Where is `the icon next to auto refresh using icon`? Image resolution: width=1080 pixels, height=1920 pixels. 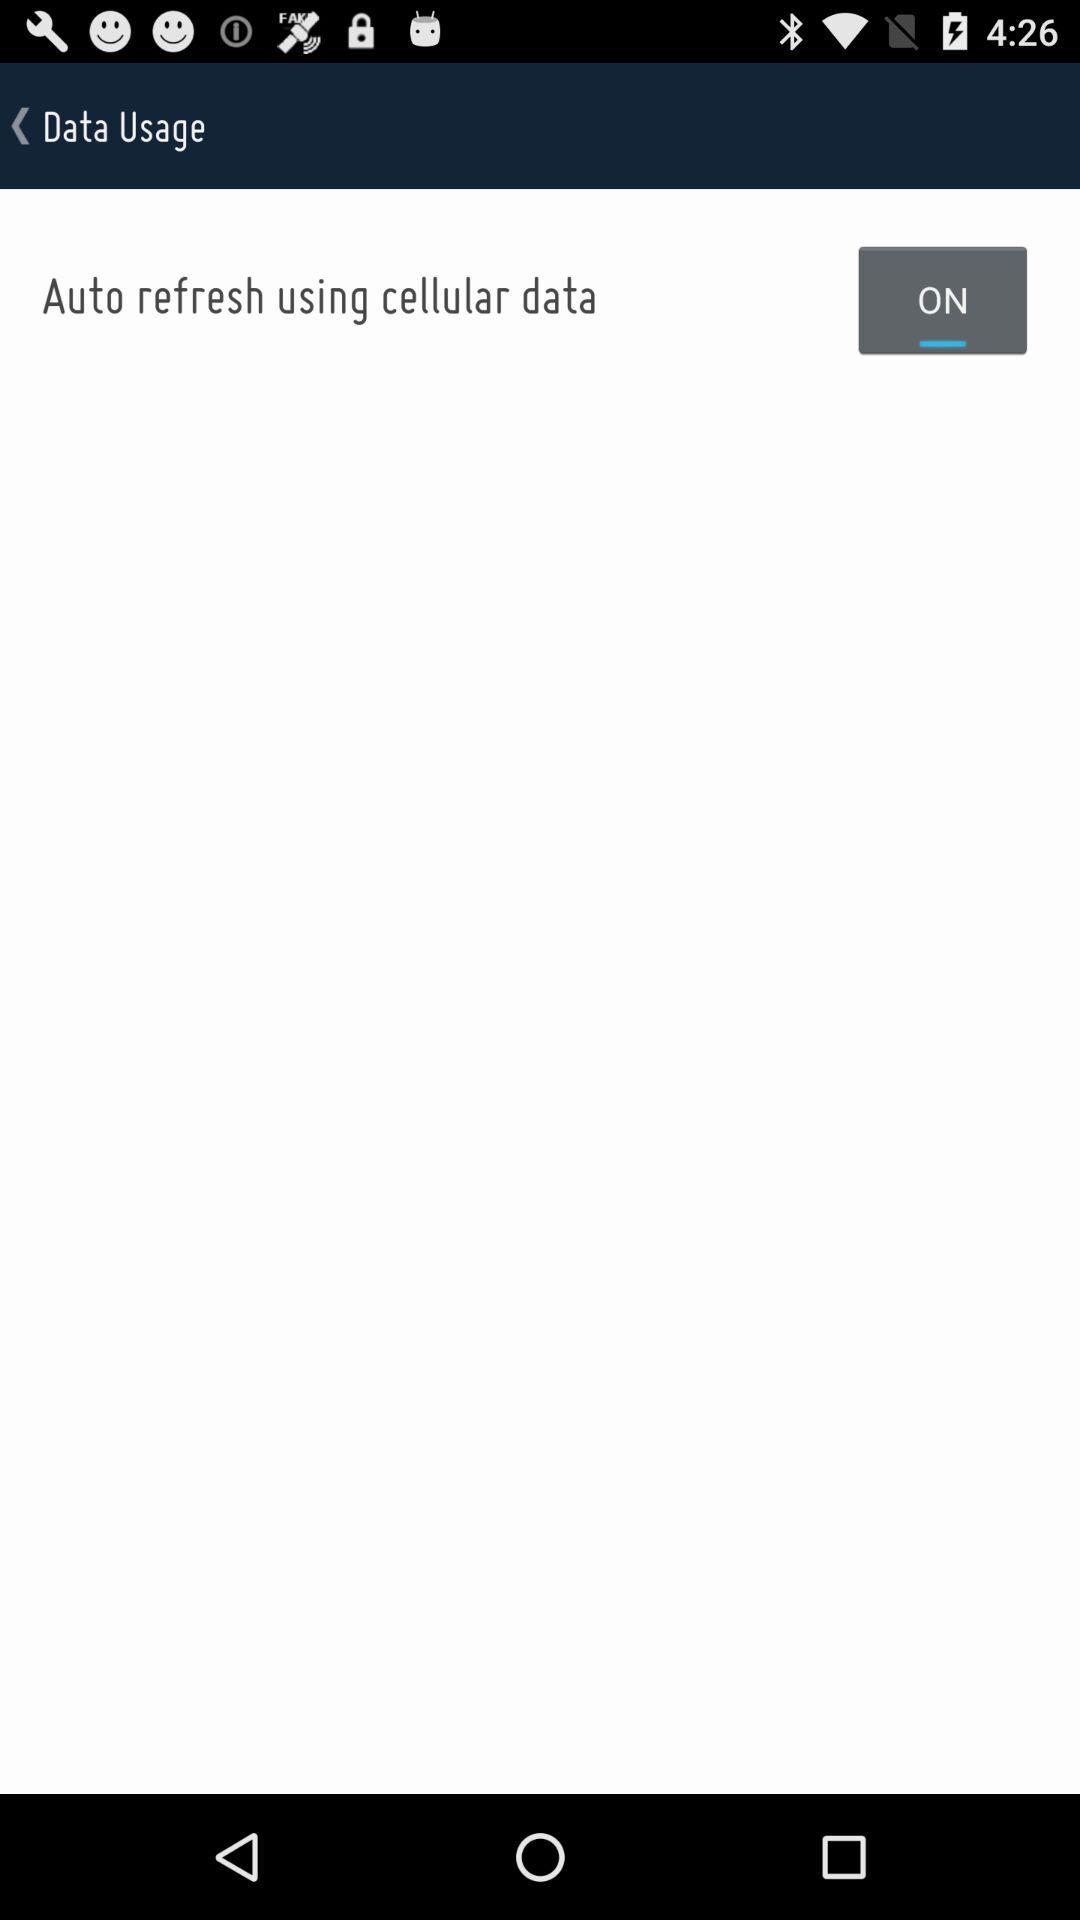 the icon next to auto refresh using icon is located at coordinates (943, 298).